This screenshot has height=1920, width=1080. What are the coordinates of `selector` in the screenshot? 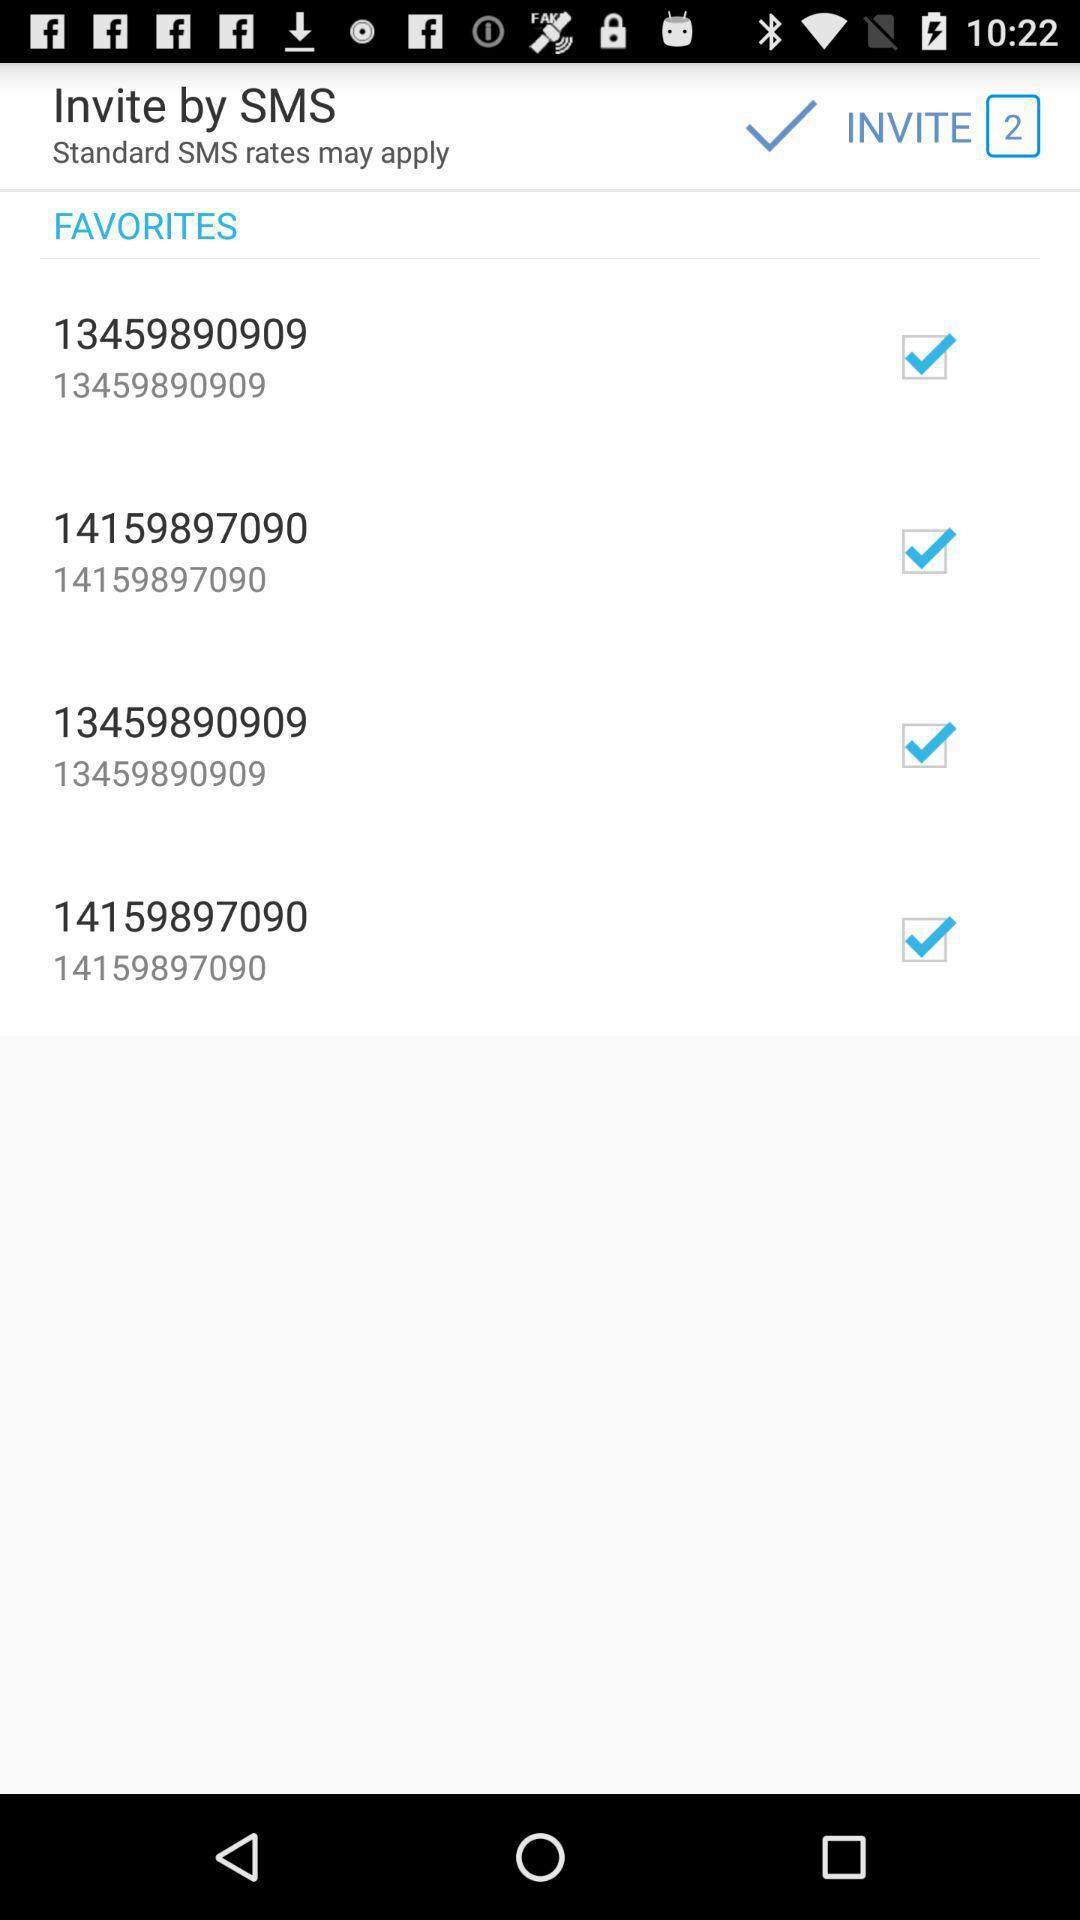 It's located at (982, 549).